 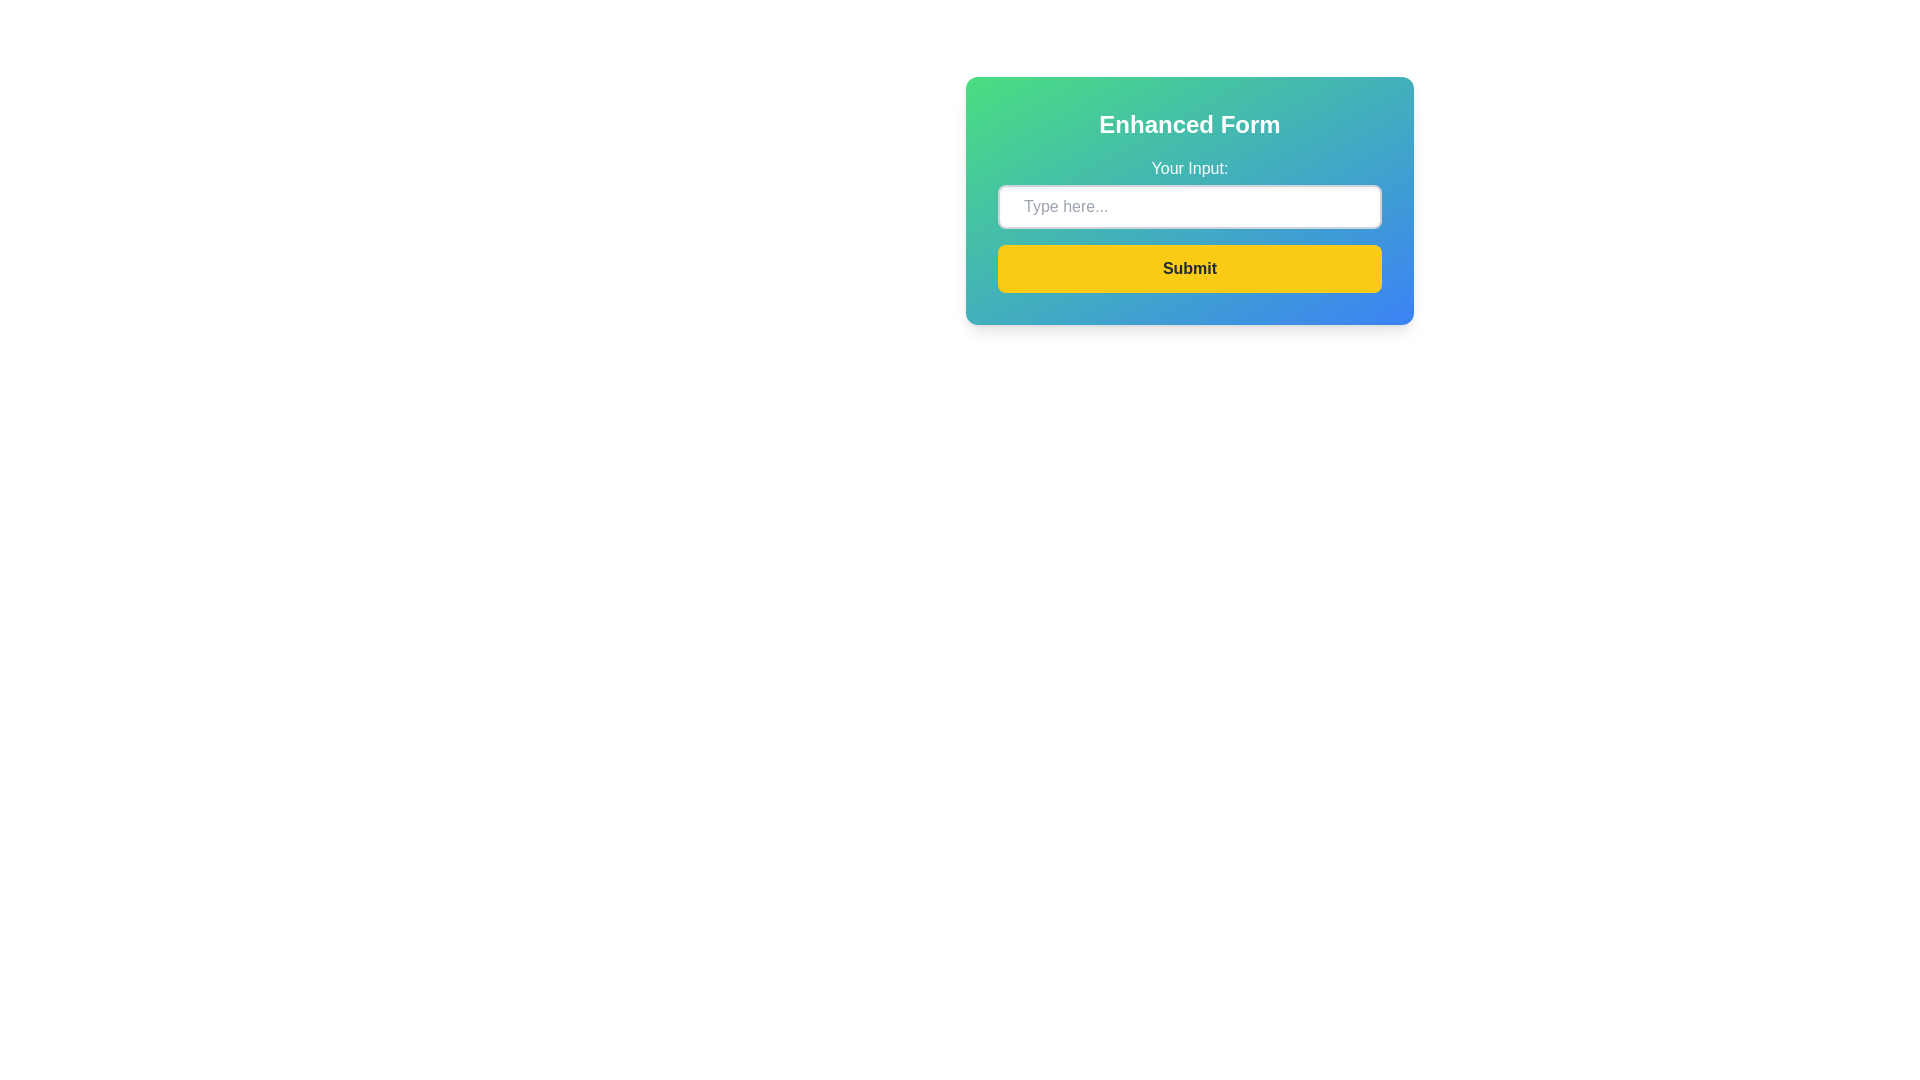 What do you see at coordinates (1190, 124) in the screenshot?
I see `the bold, large-sized text reading 'Enhanced Form' which is styled in white and is prominently displayed at the top of the interface` at bounding box center [1190, 124].